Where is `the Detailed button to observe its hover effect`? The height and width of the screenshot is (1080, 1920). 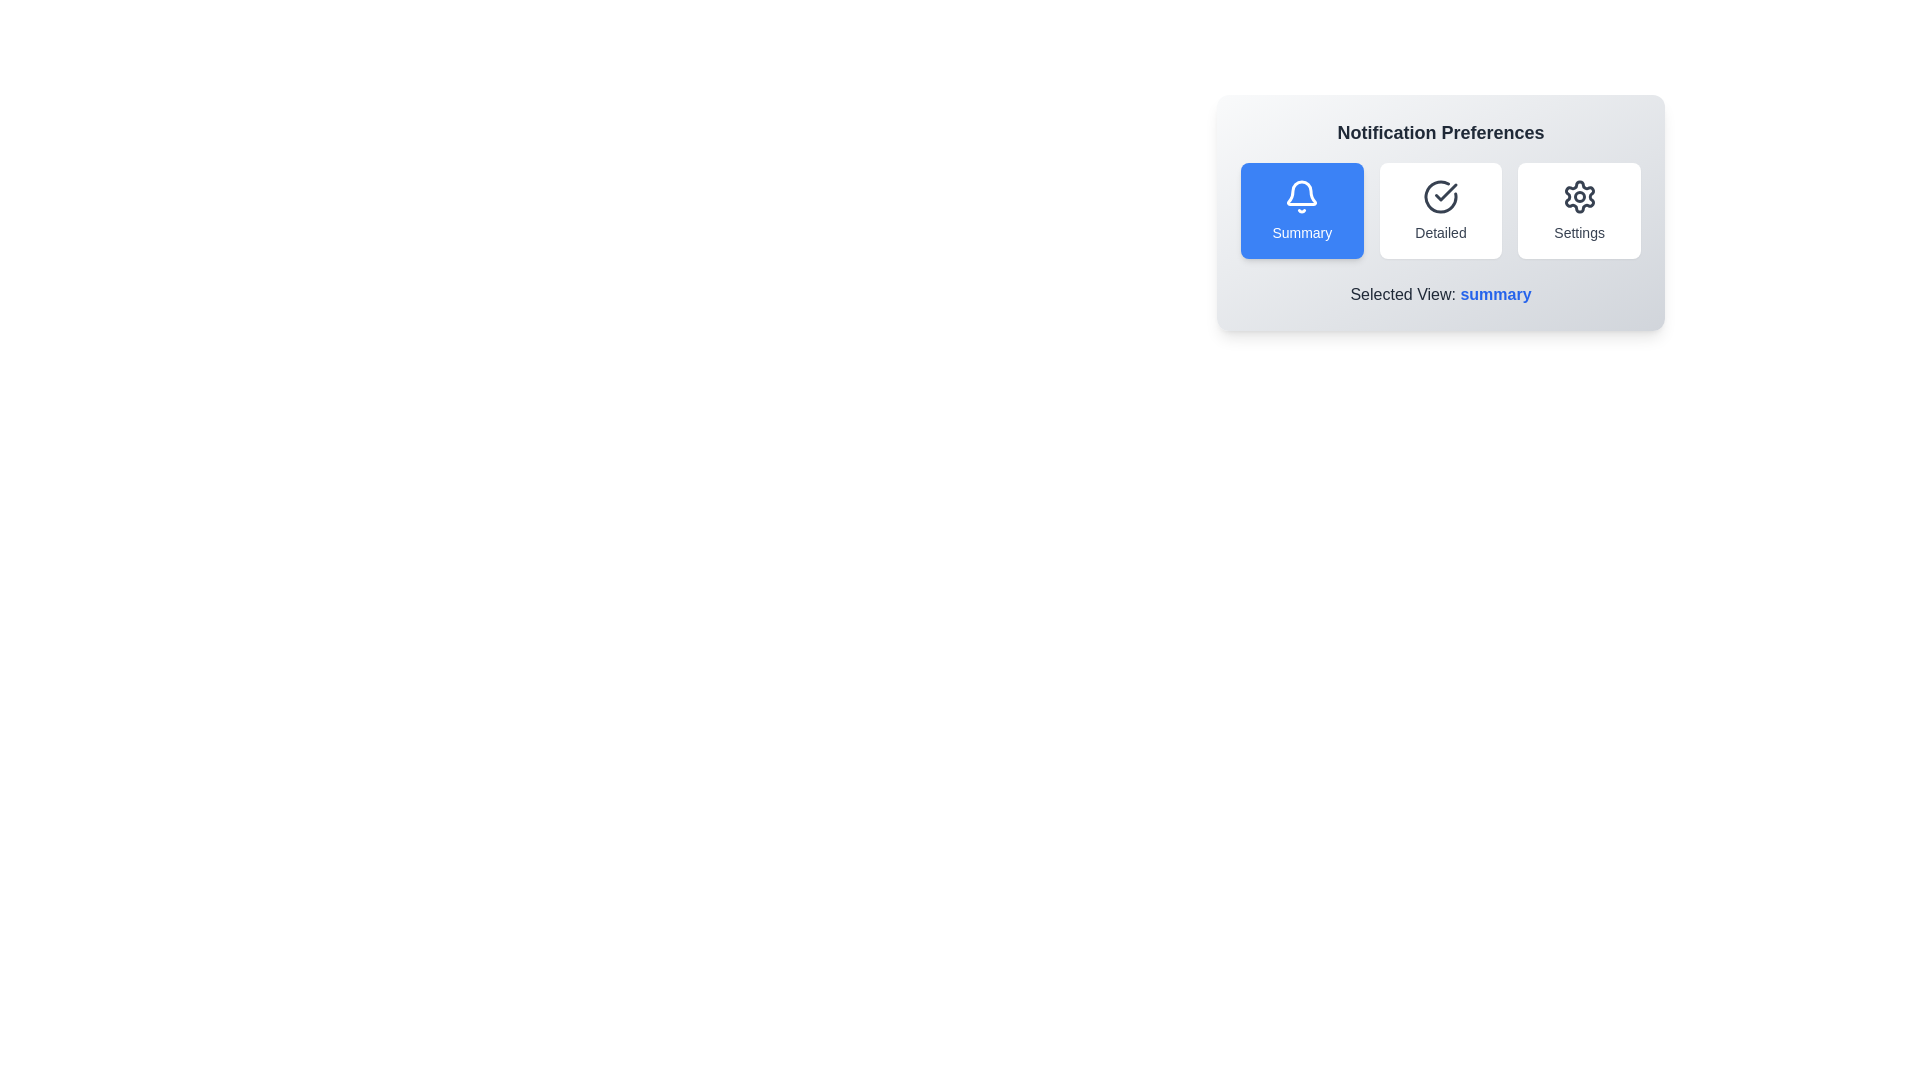
the Detailed button to observe its hover effect is located at coordinates (1440, 211).